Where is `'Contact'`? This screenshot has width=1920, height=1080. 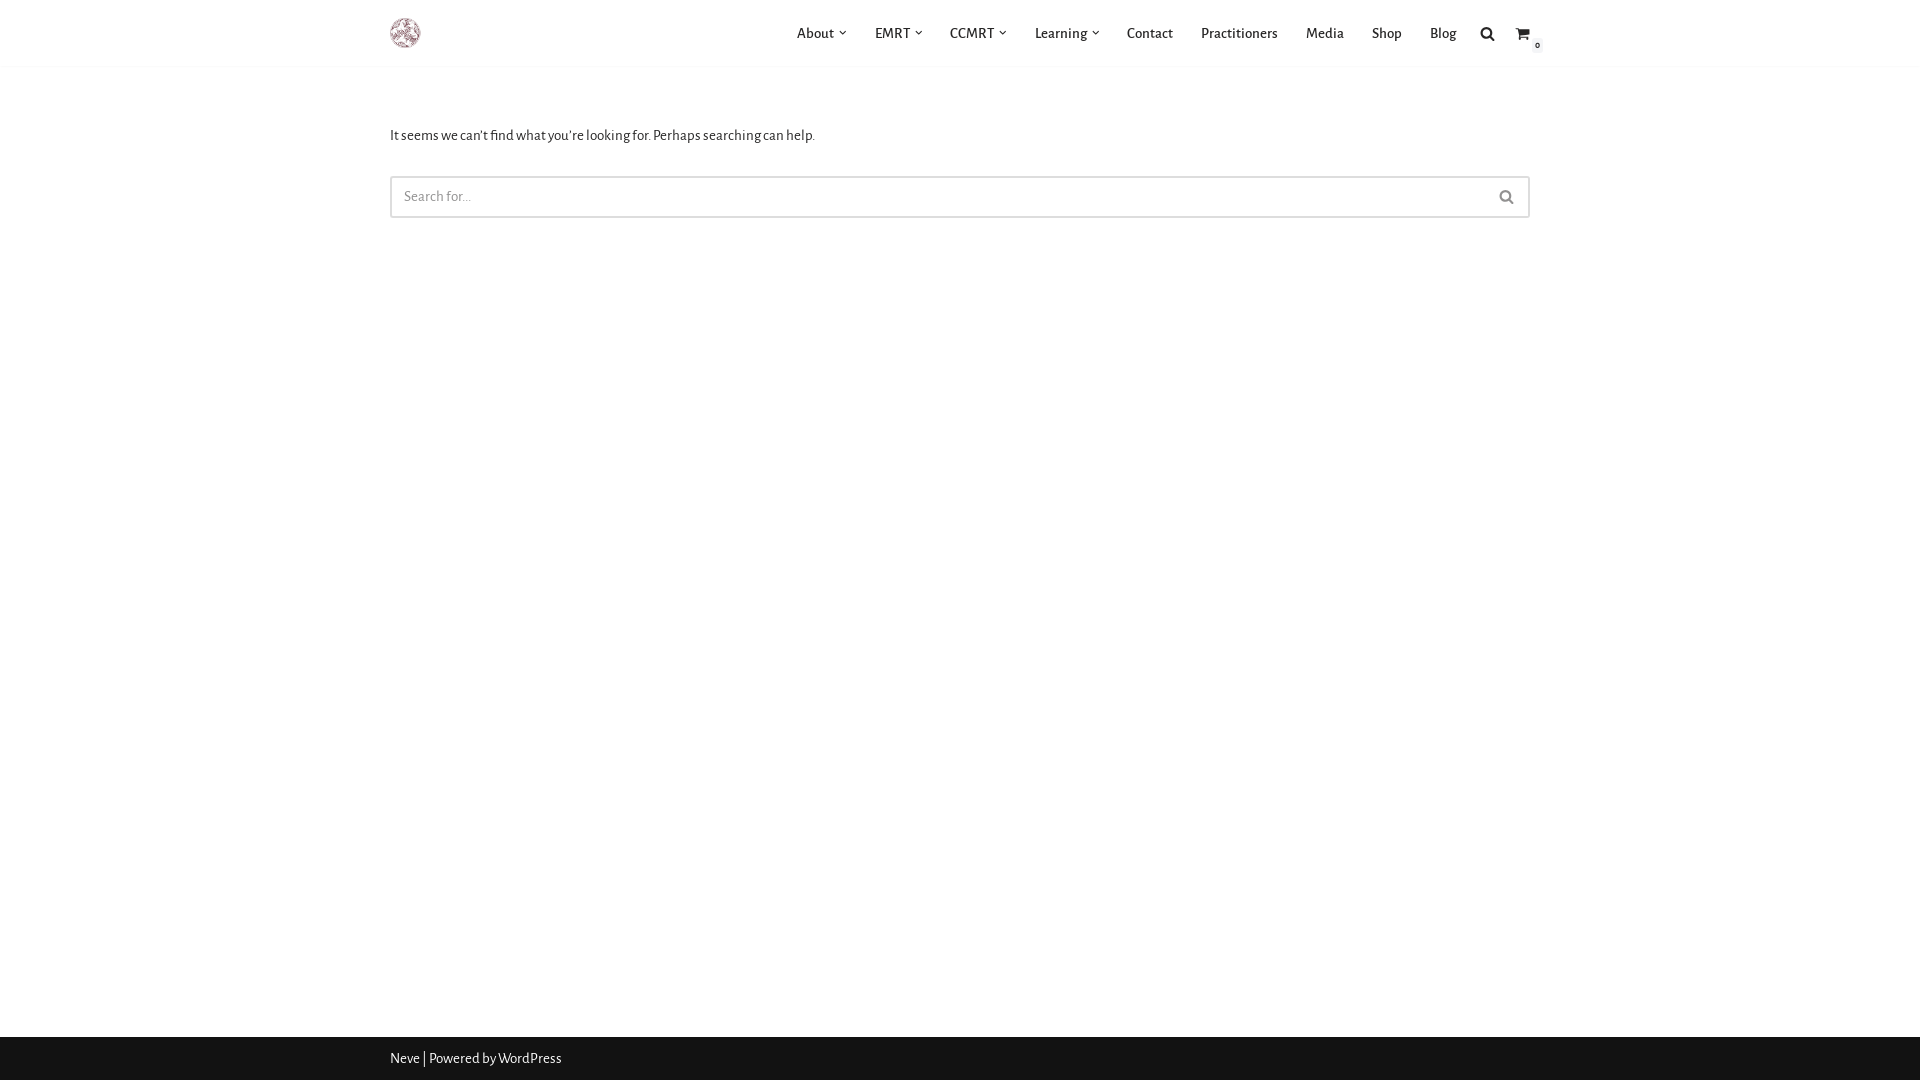 'Contact' is located at coordinates (1150, 32).